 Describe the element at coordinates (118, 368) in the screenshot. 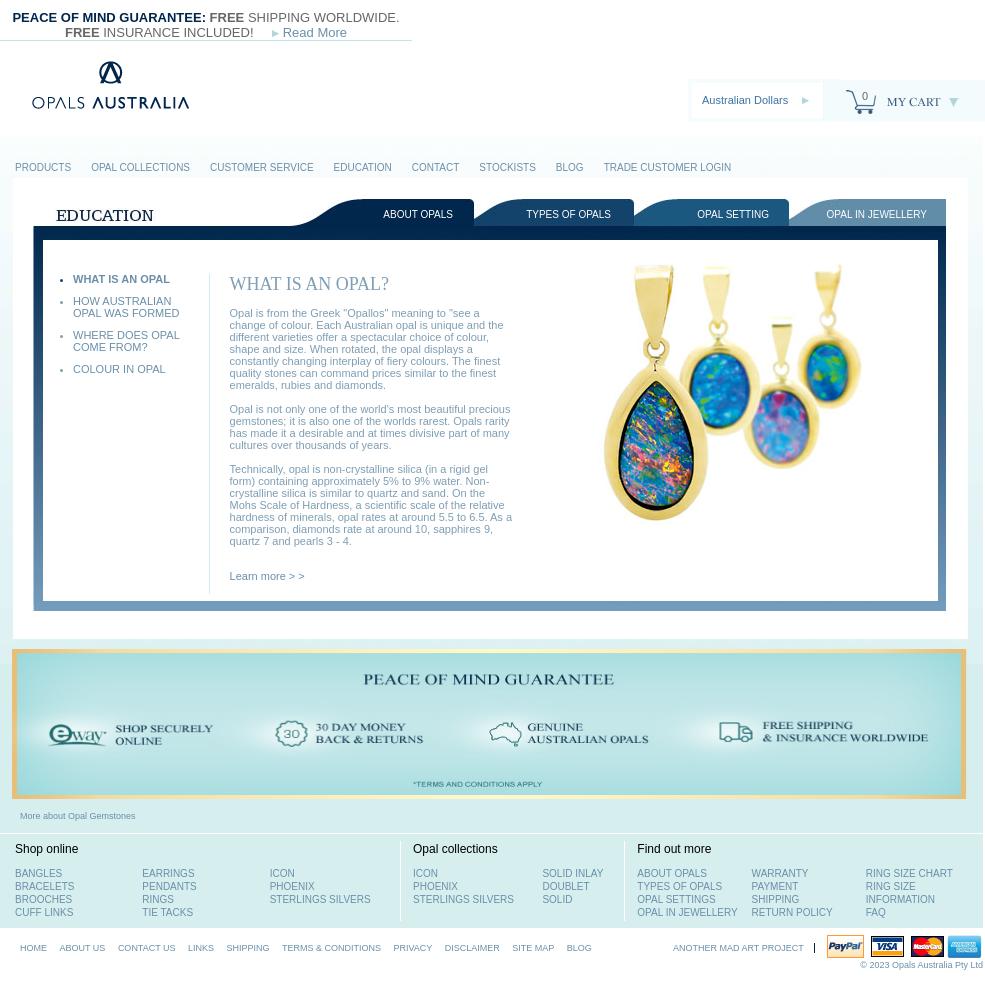

I see `'COLOUR IN OPAL'` at that location.